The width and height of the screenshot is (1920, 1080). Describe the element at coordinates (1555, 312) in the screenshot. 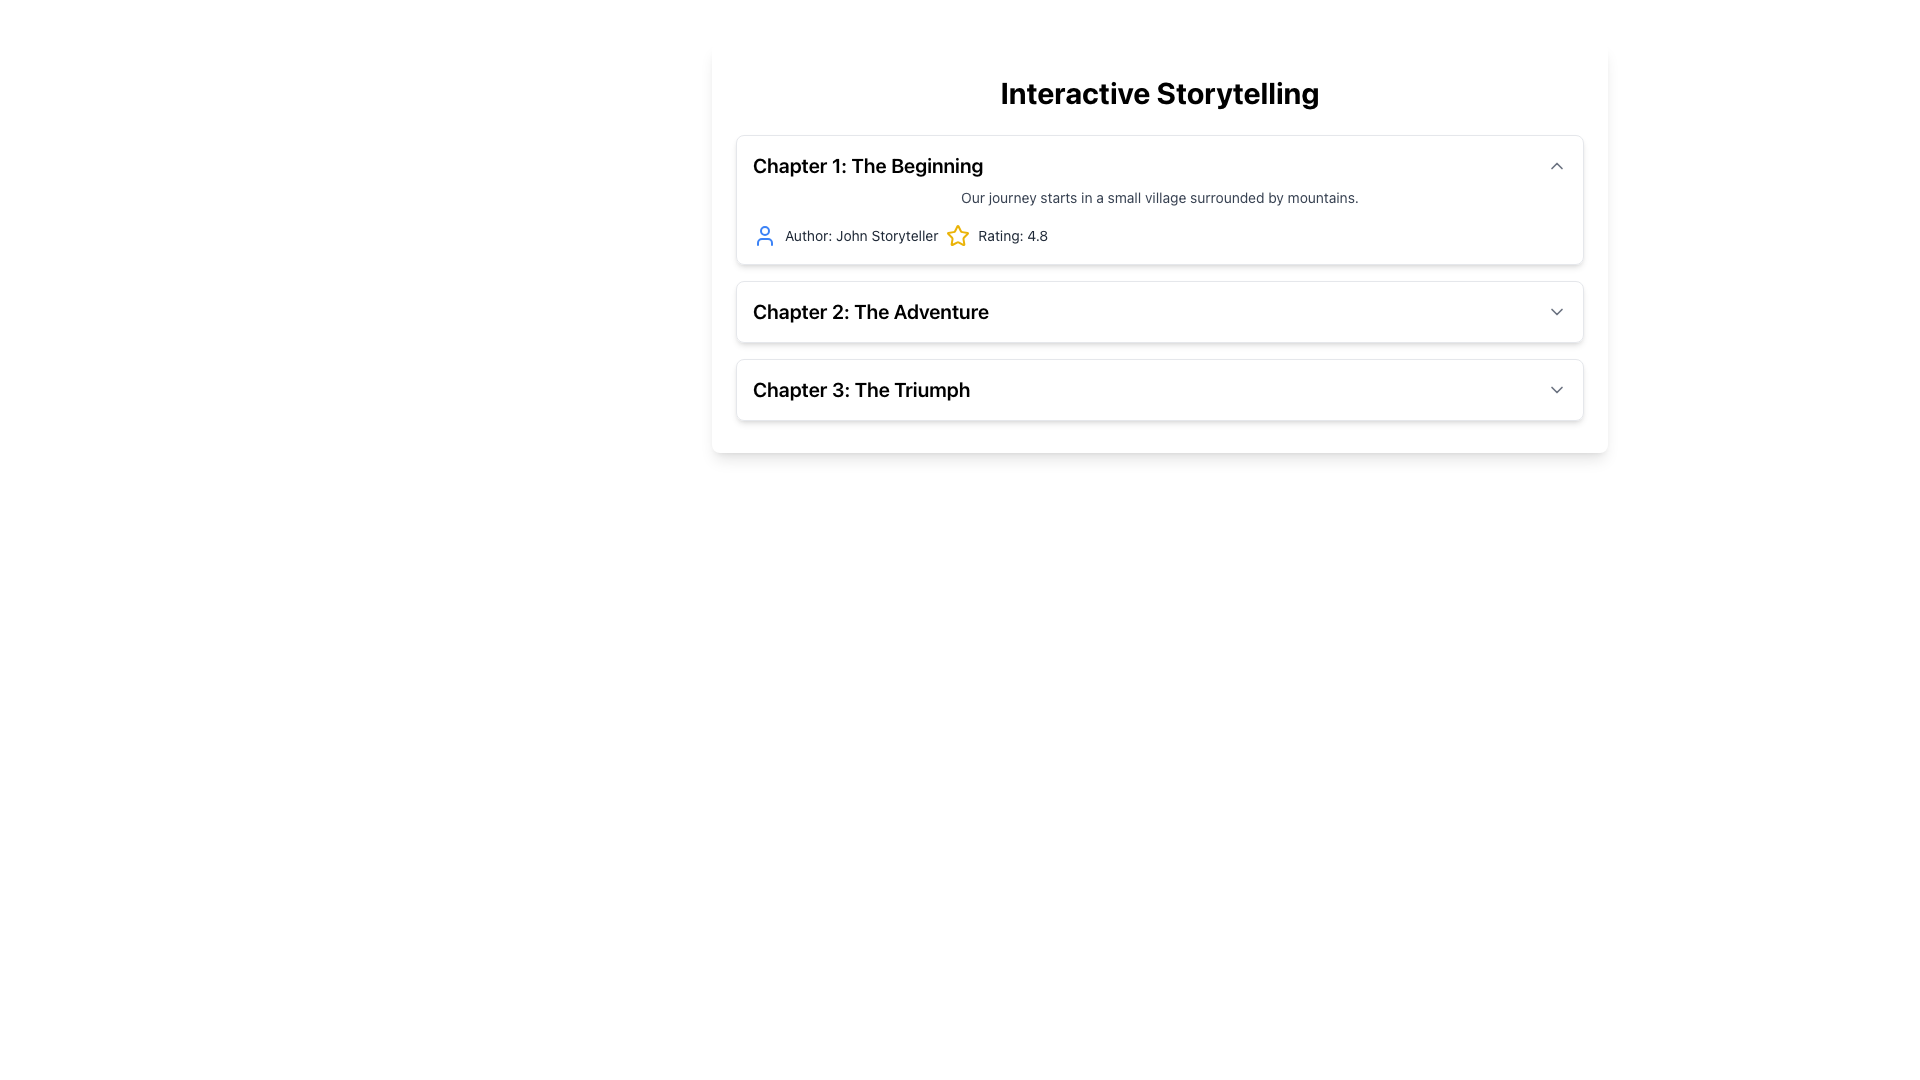

I see `the Chevron Down icon located at the far right of the 'Chapter 2: The Adventure' label` at that location.